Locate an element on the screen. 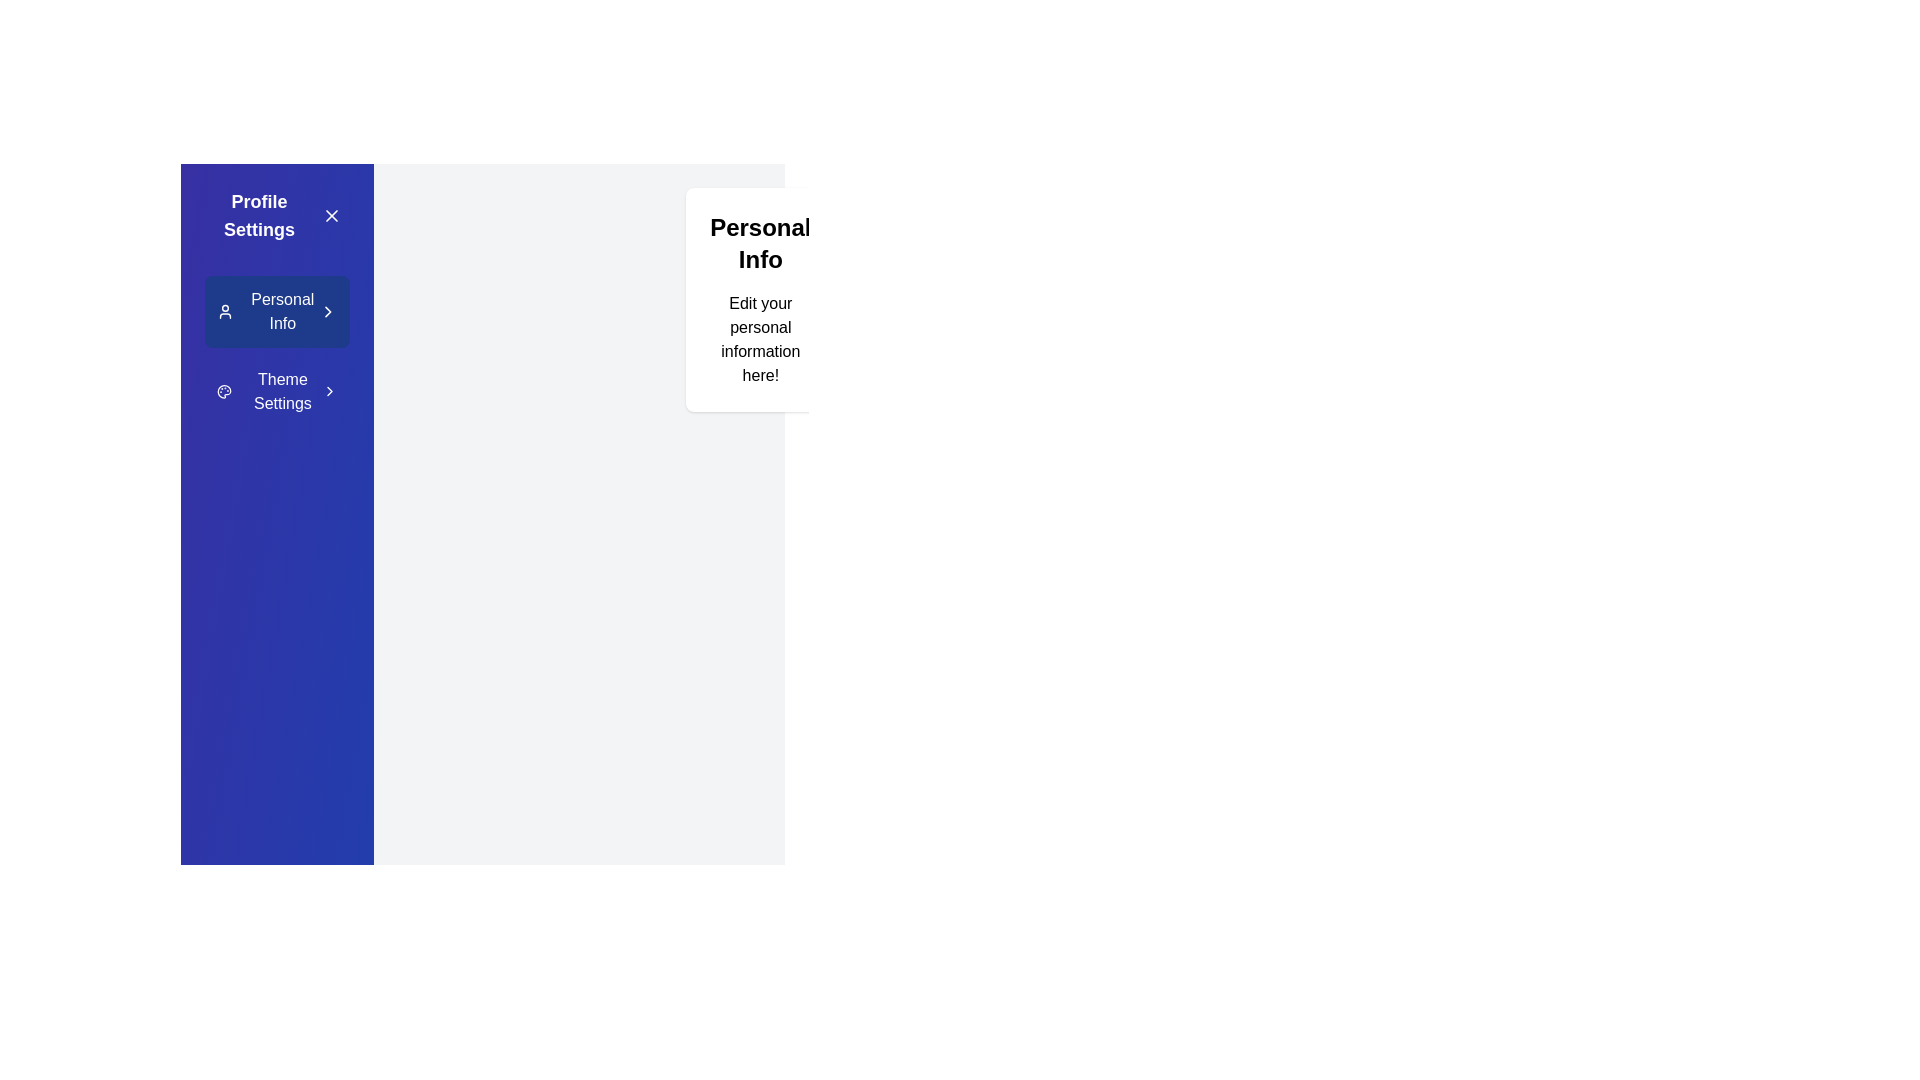  the Theme Settings button located in the left-hand sidebar under 'Profile Settings' is located at coordinates (276, 392).